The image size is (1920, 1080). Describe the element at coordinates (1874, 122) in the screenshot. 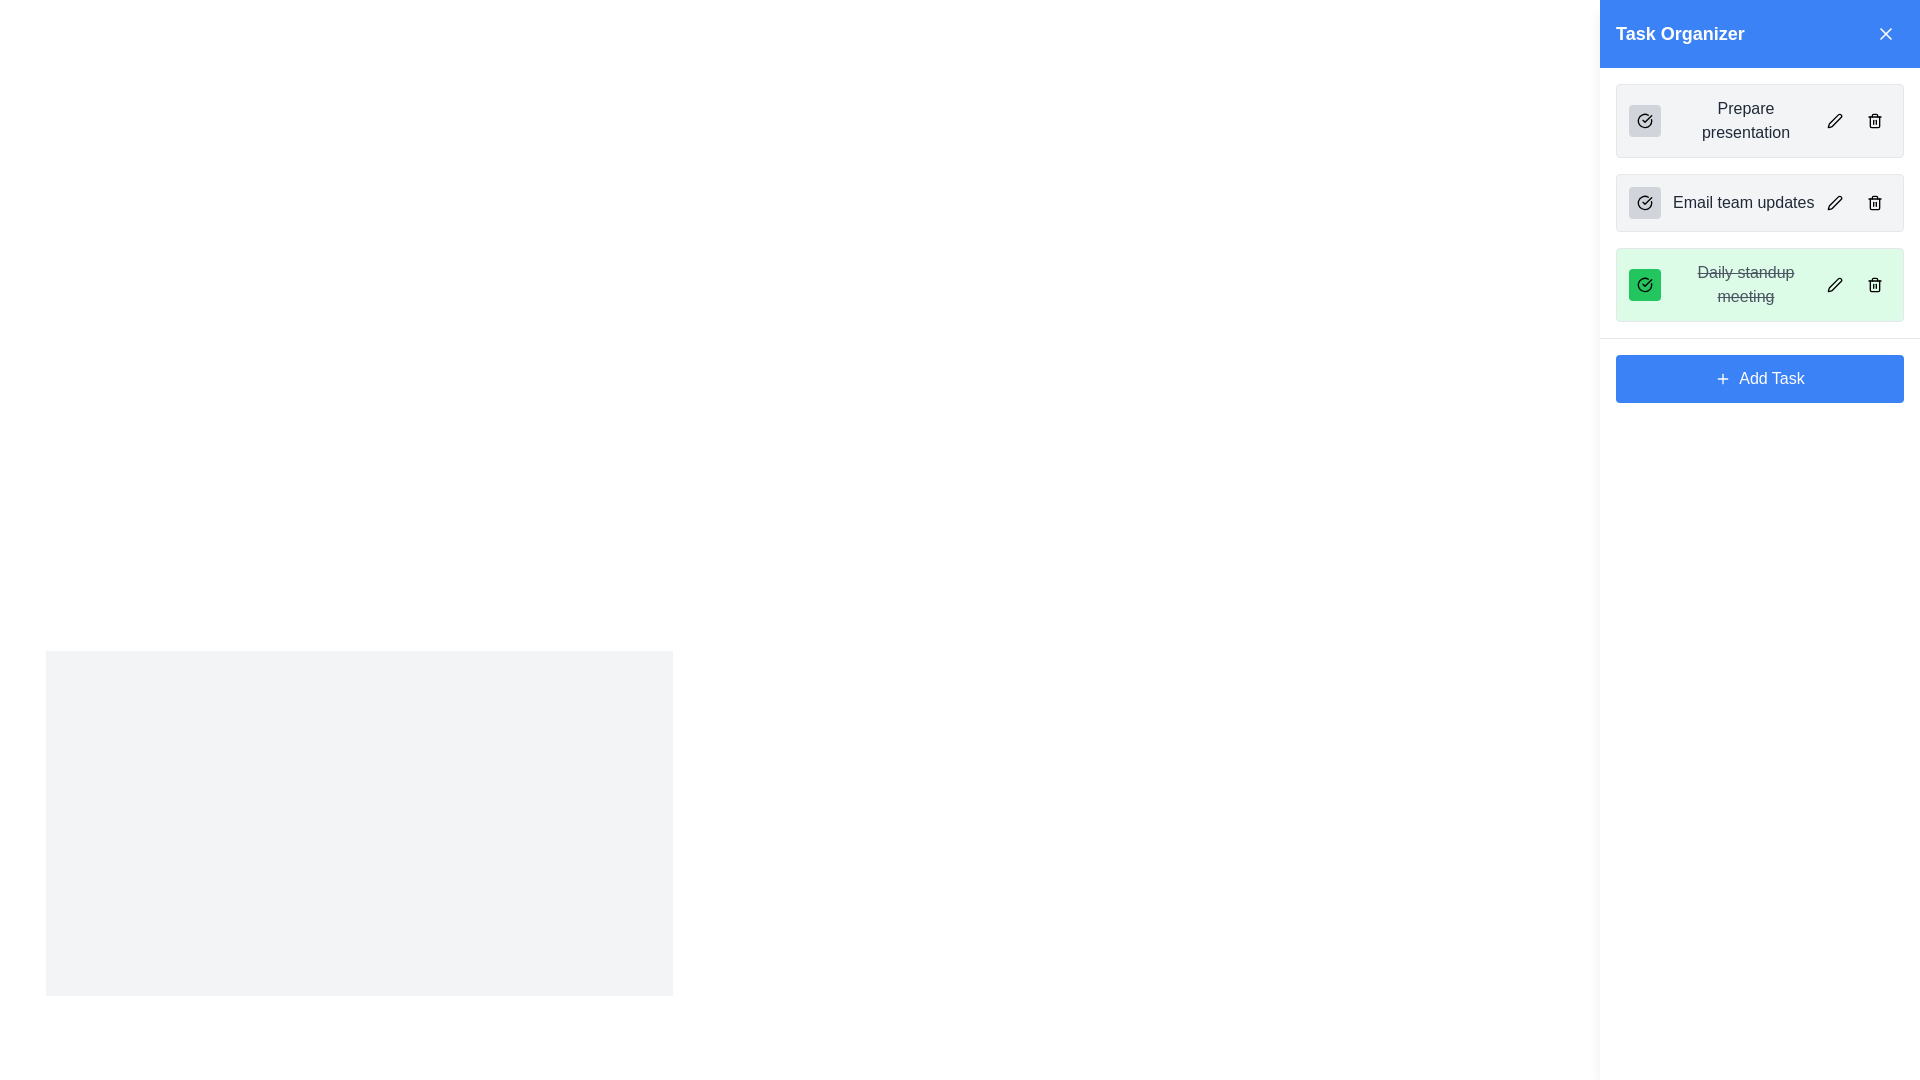

I see `the delete icon button represented by a trash bin in the 'Task Organizer' UI section` at that location.